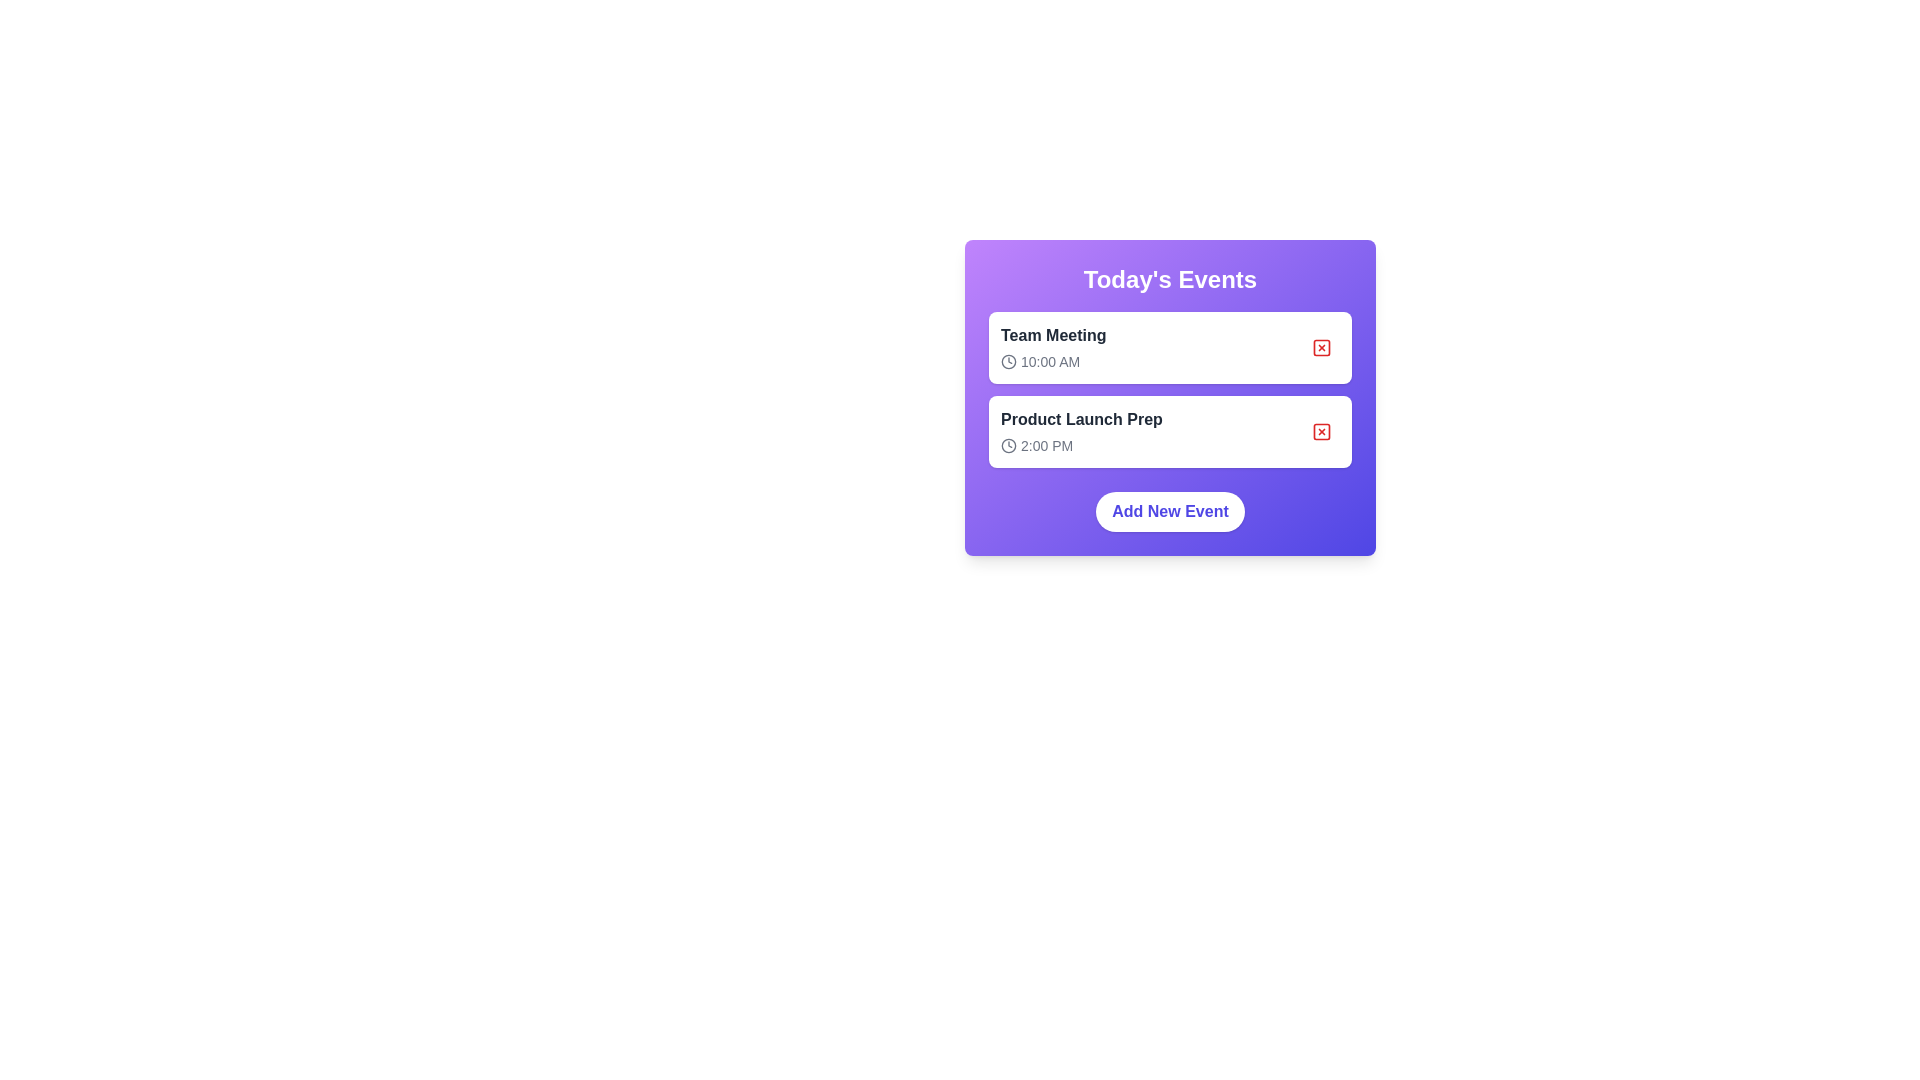 The image size is (1920, 1080). What do you see at coordinates (1170, 511) in the screenshot?
I see `the button for adding a new event located at the bottom center of the purple rounded rectangular card below the 'Product Launch Prep' section` at bounding box center [1170, 511].